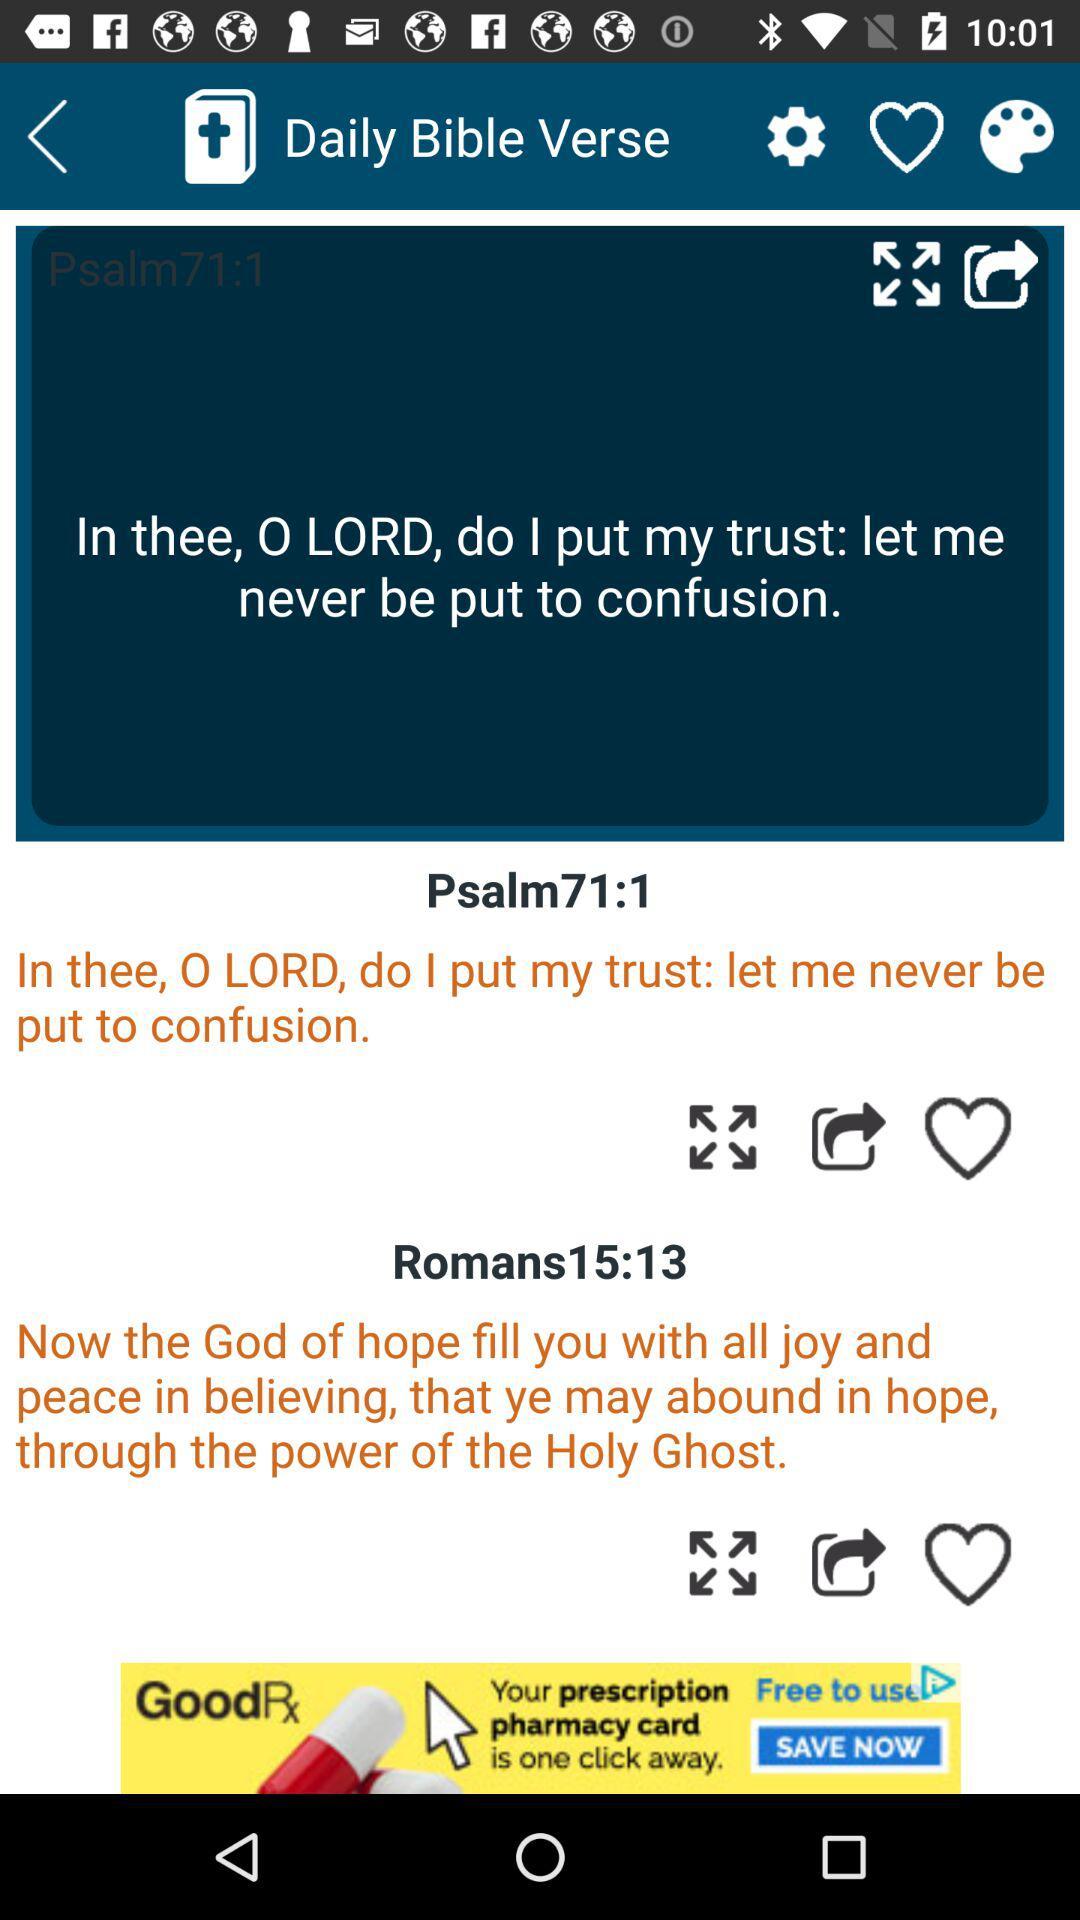  What do you see at coordinates (540, 1727) in the screenshot?
I see `advertisement page` at bounding box center [540, 1727].